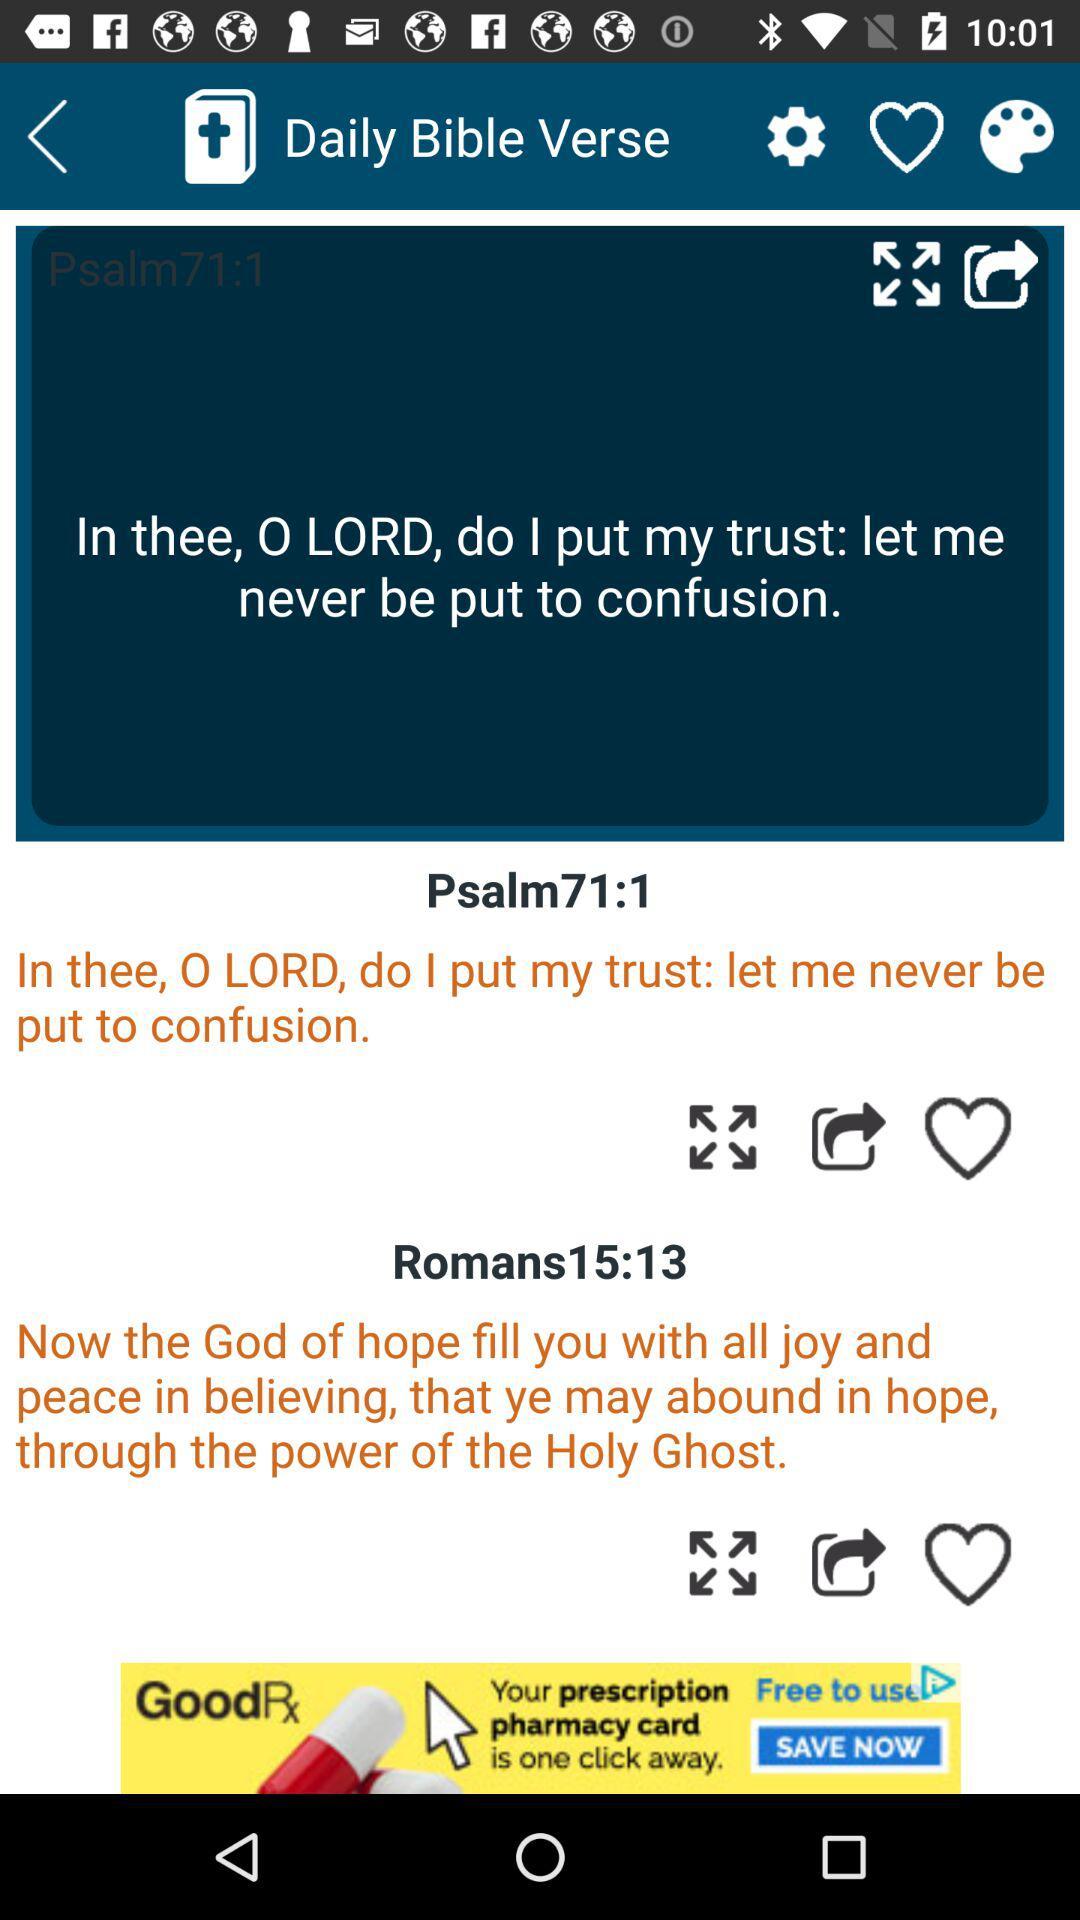  What do you see at coordinates (540, 1727) in the screenshot?
I see `advertisement page` at bounding box center [540, 1727].